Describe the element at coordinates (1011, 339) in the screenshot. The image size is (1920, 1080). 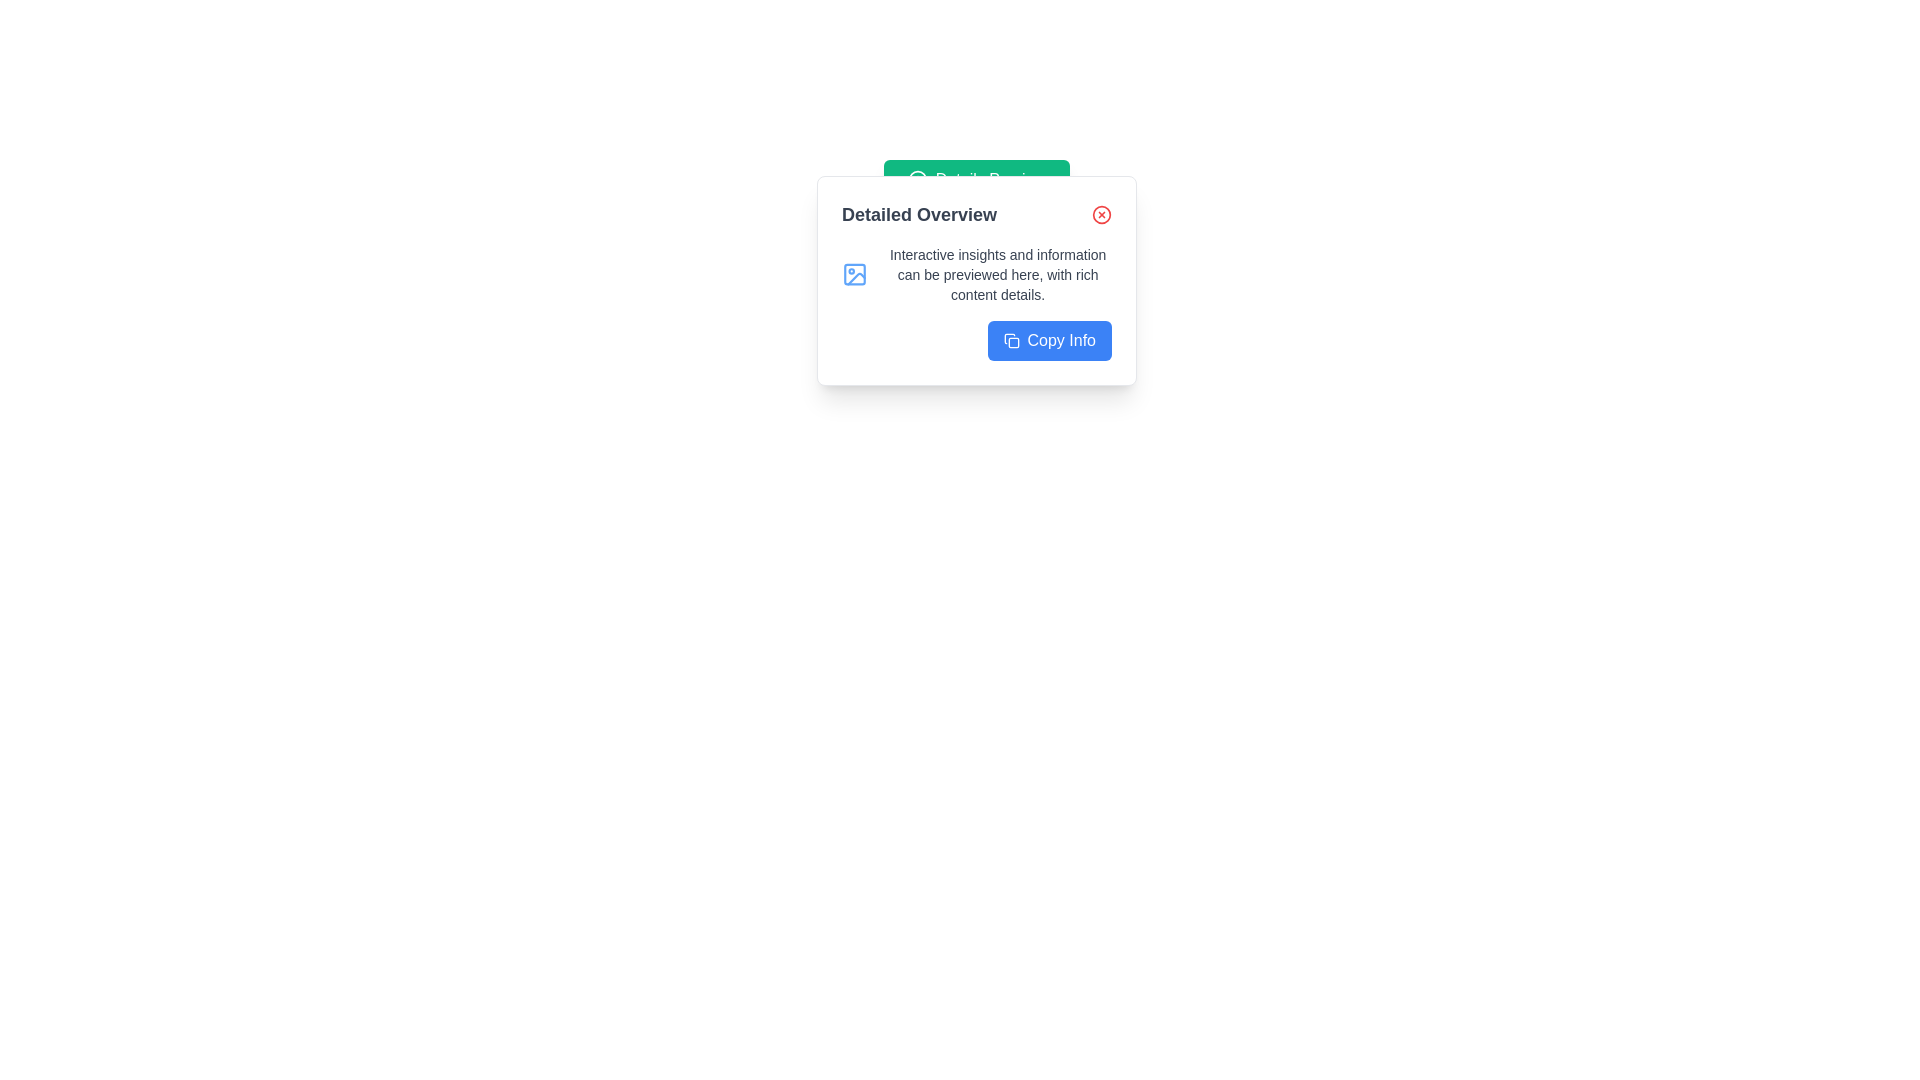
I see `the 'Copy Info' button by clicking on the icon located to the immediate left of the 'Copy Info' text` at that location.